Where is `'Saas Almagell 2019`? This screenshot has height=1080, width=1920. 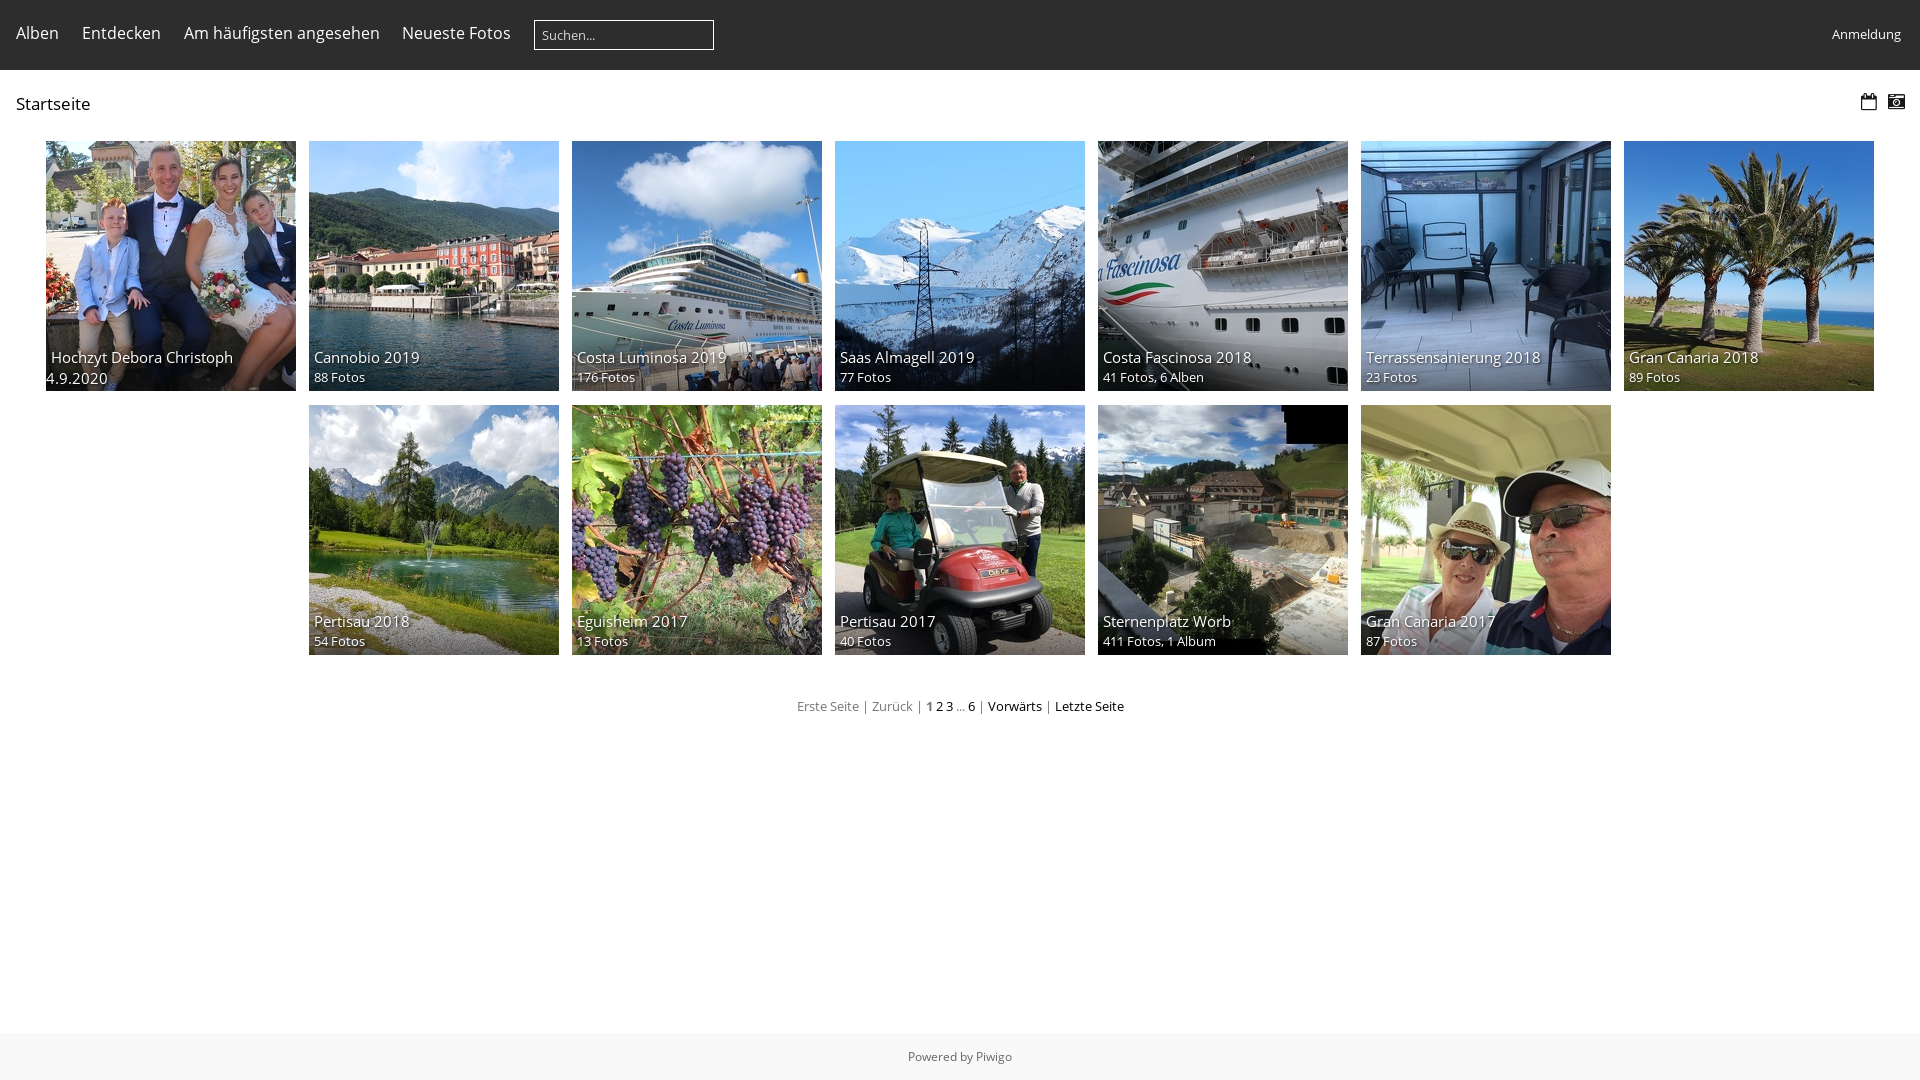 'Saas Almagell 2019 is located at coordinates (960, 265).